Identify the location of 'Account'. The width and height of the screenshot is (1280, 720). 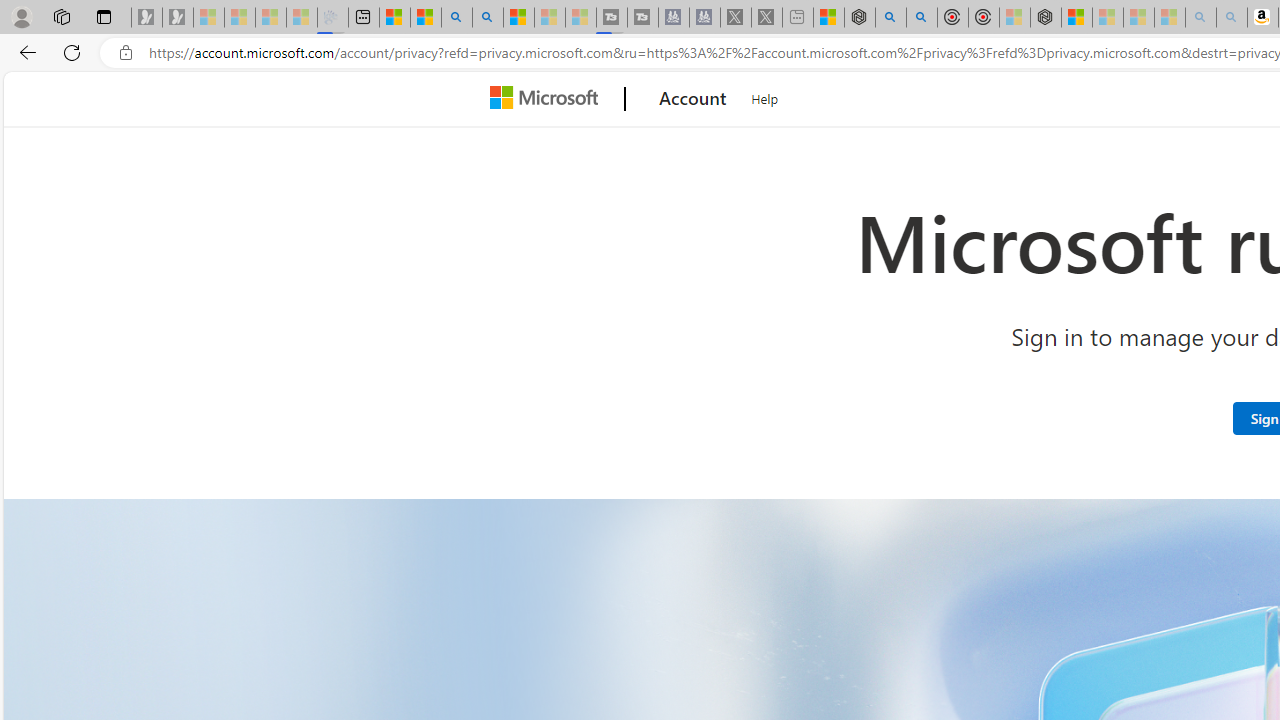
(693, 99).